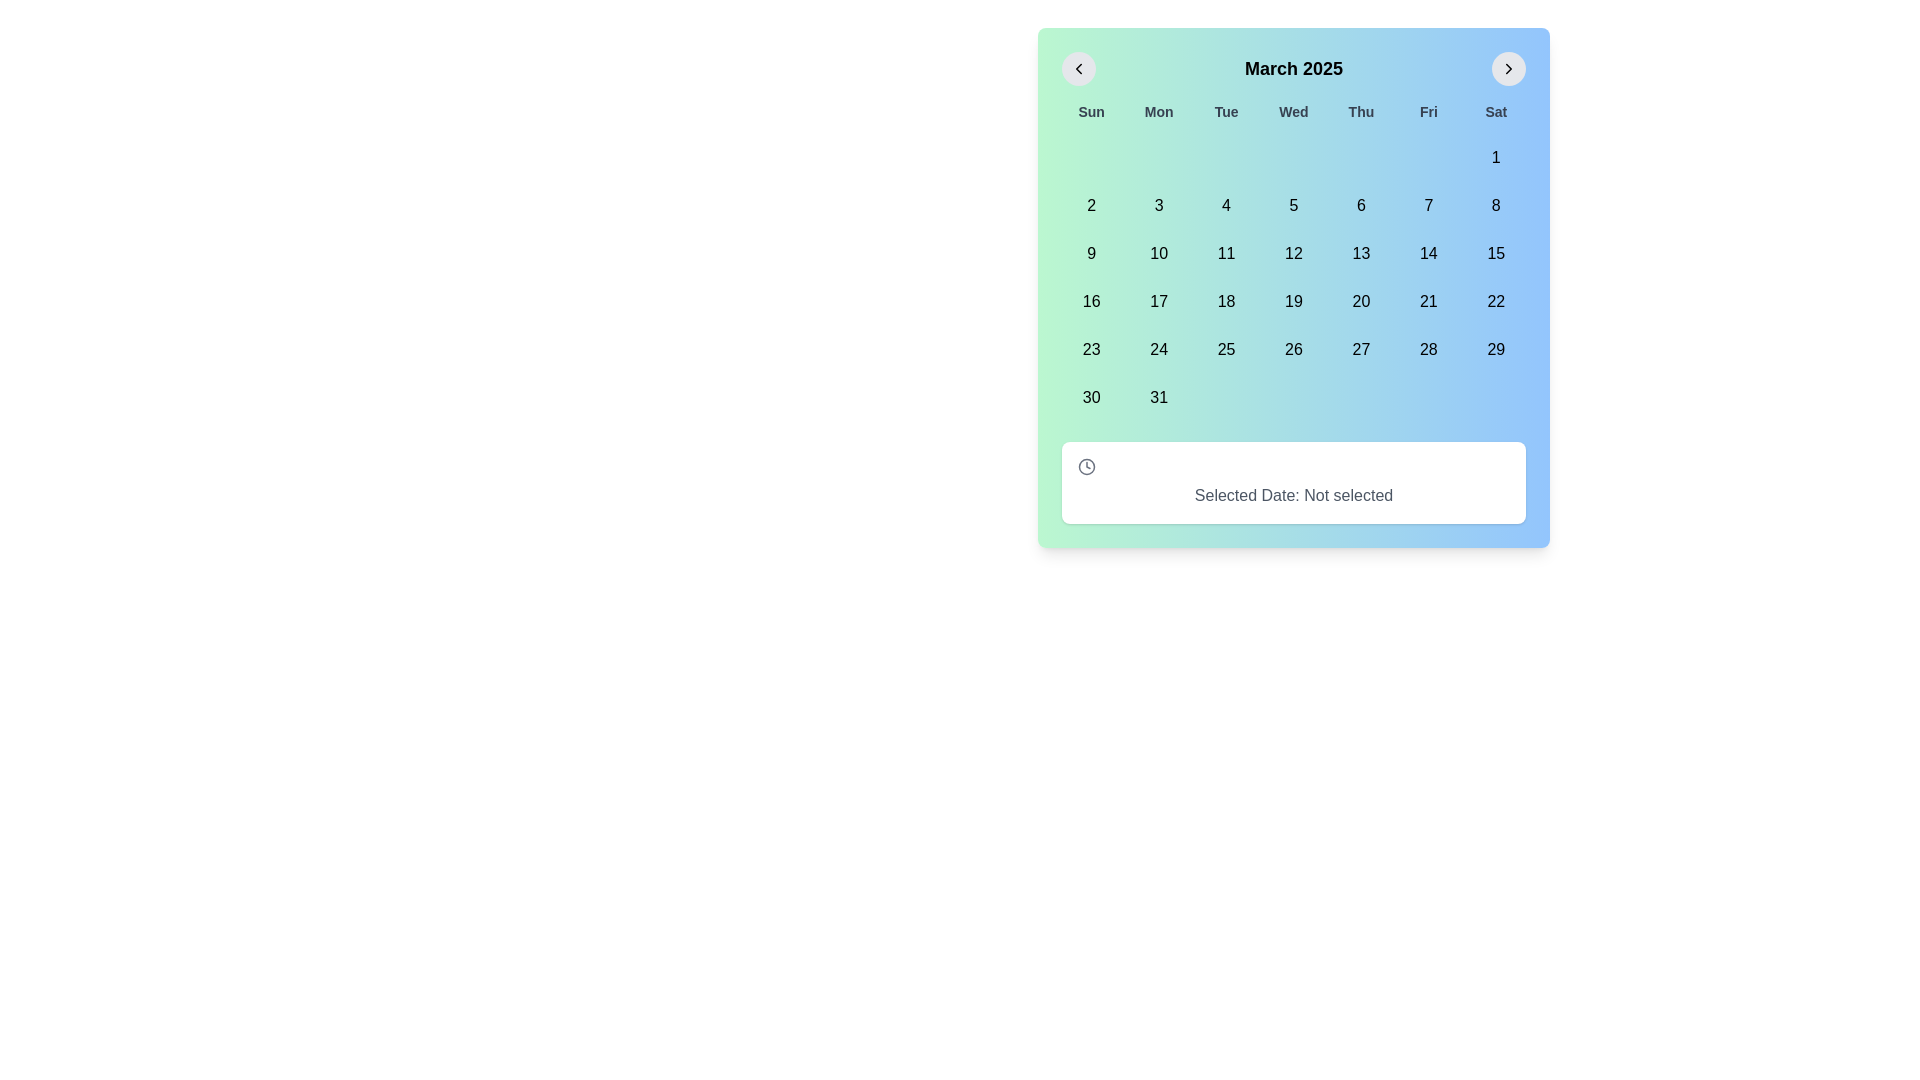  What do you see at coordinates (1090, 253) in the screenshot?
I see `the button labeled '9' in the calendar grid` at bounding box center [1090, 253].